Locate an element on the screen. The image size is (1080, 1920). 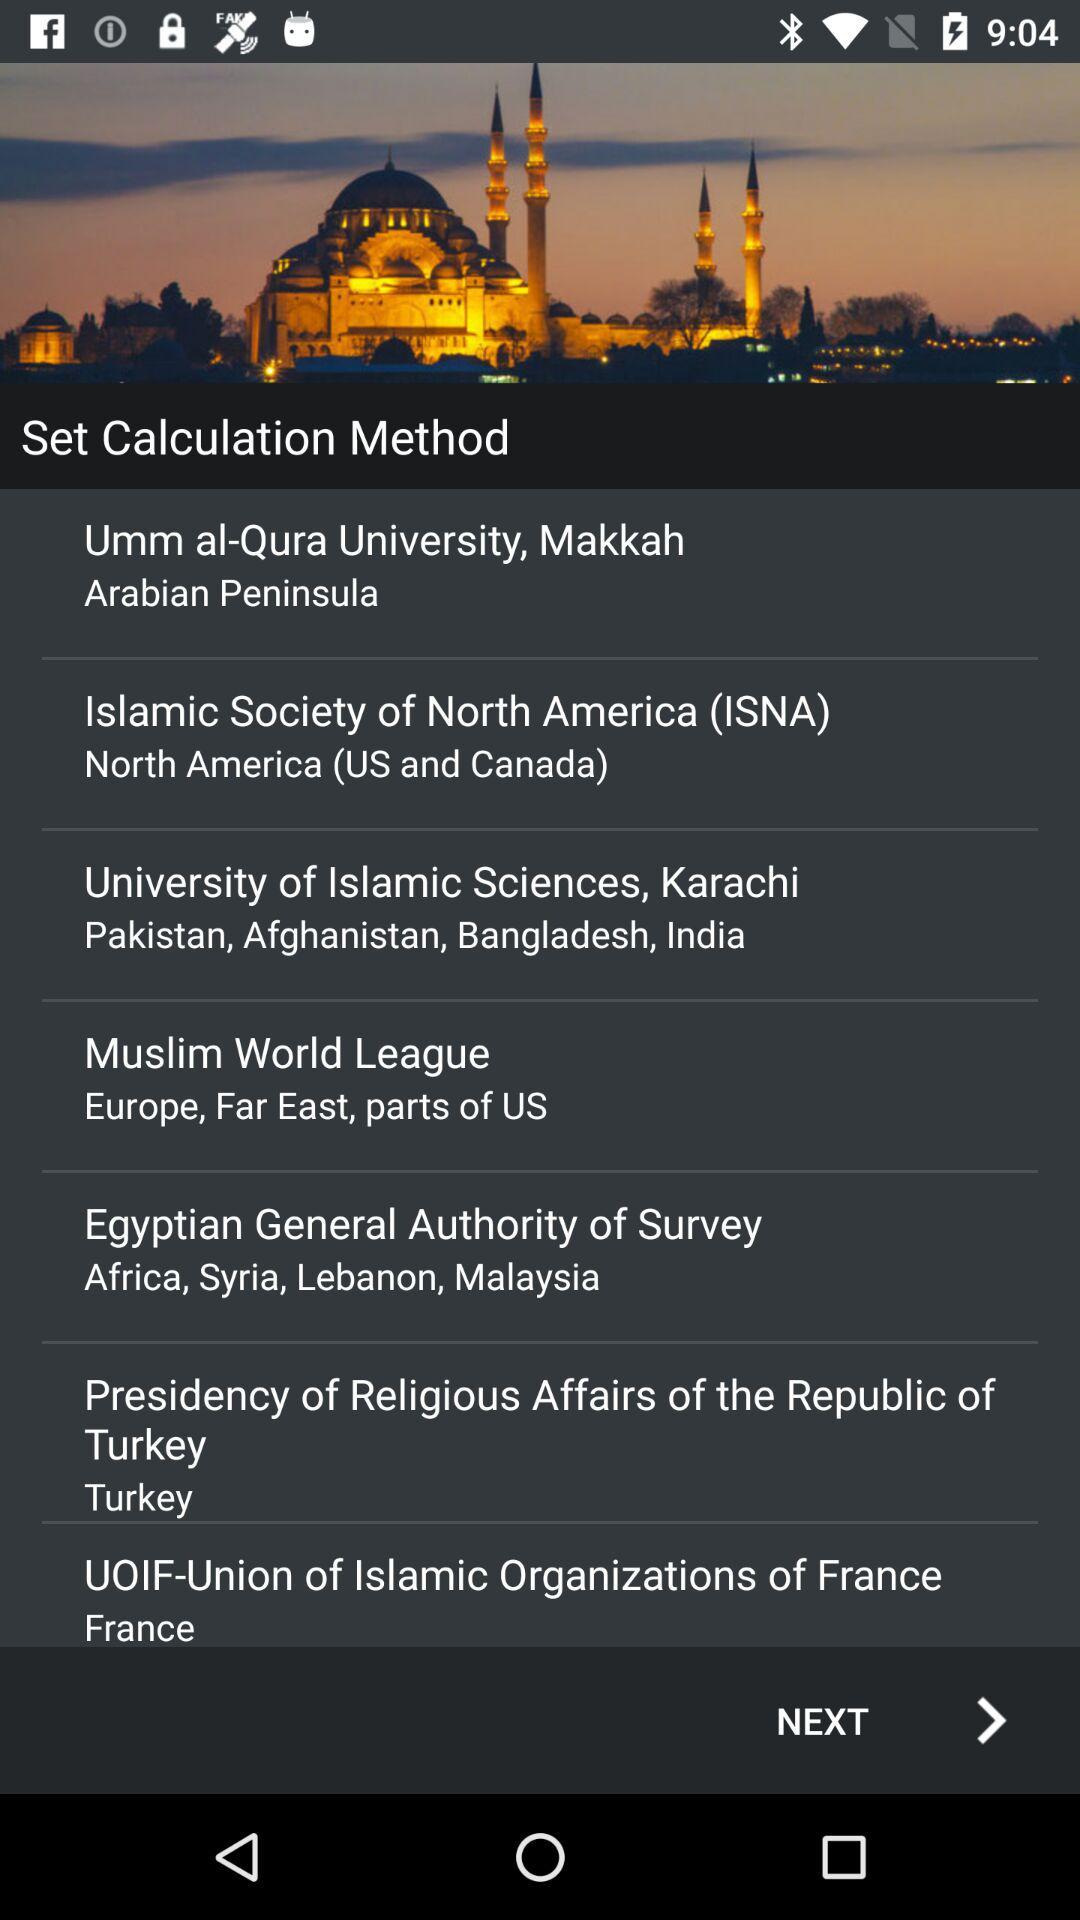
app above the islamic society of icon is located at coordinates (540, 590).